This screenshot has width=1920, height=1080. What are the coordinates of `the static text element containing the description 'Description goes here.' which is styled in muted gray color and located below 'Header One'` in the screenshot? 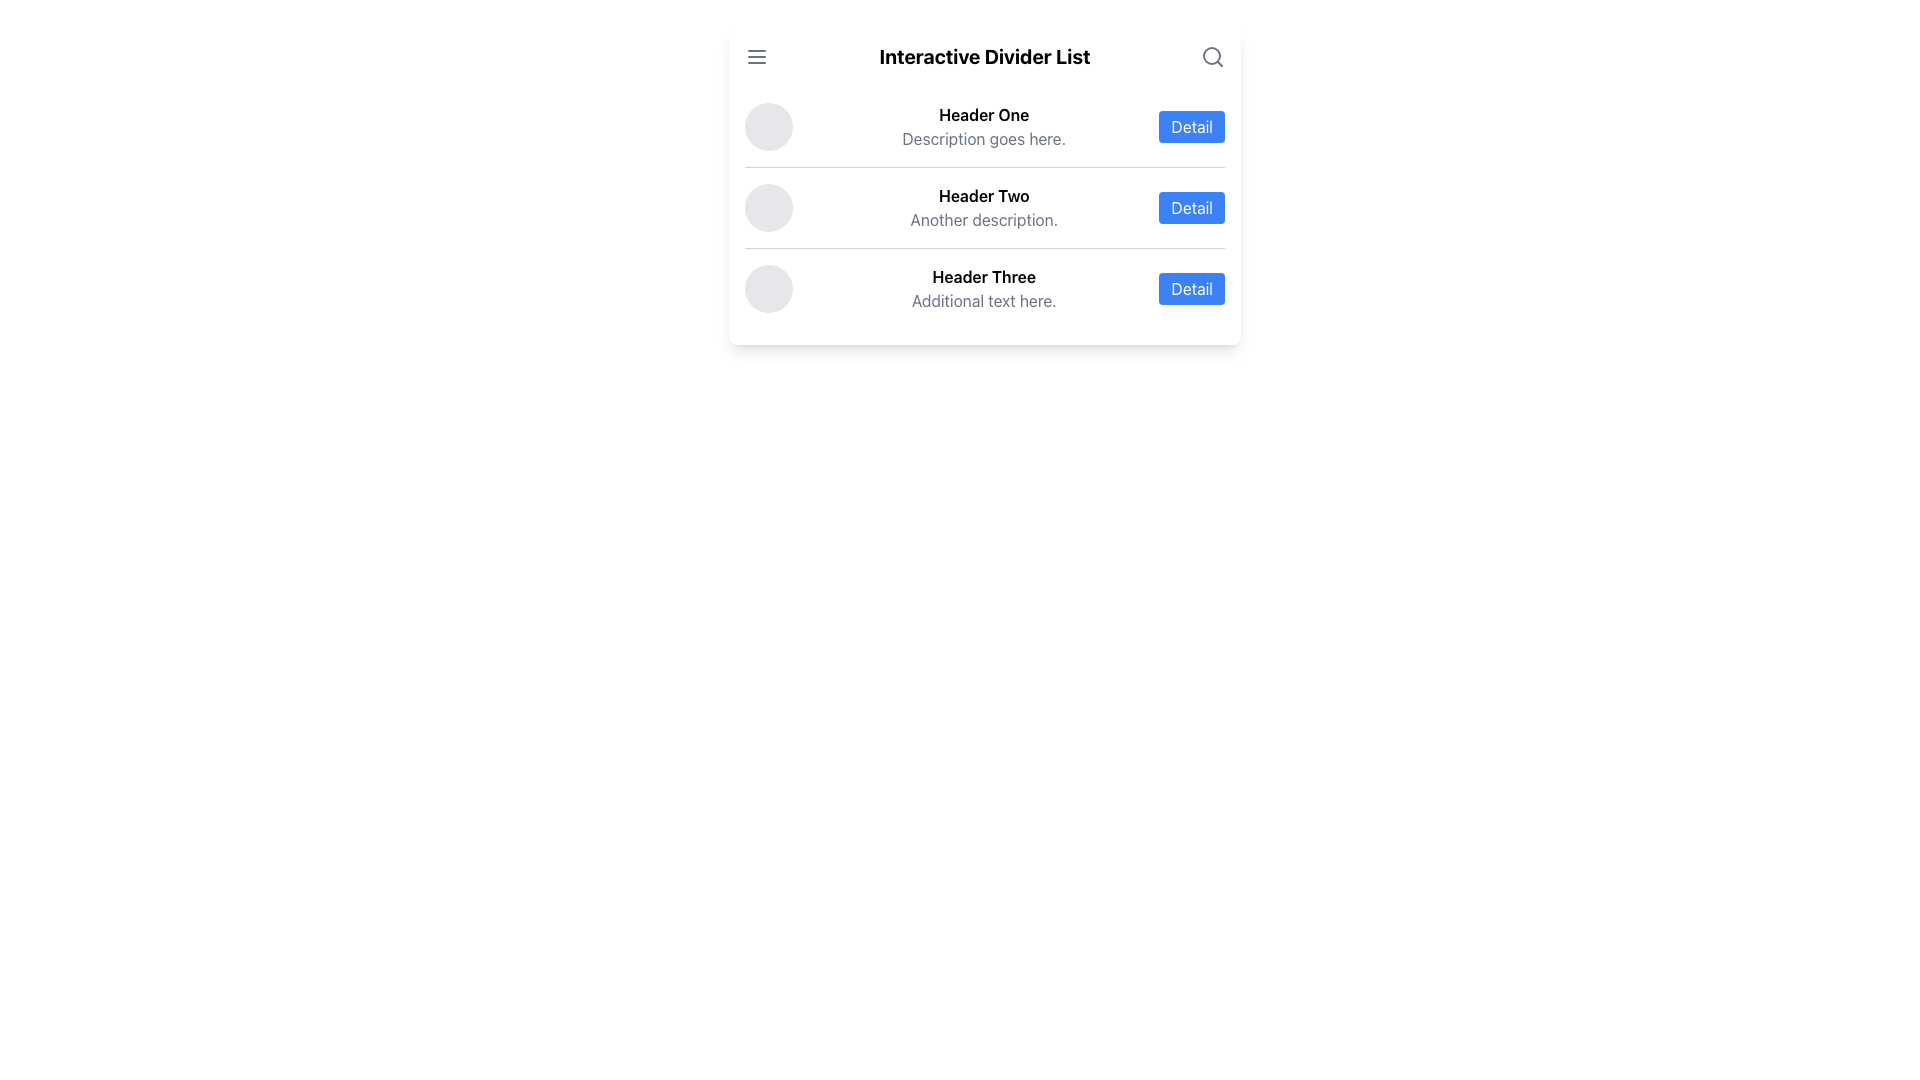 It's located at (984, 137).